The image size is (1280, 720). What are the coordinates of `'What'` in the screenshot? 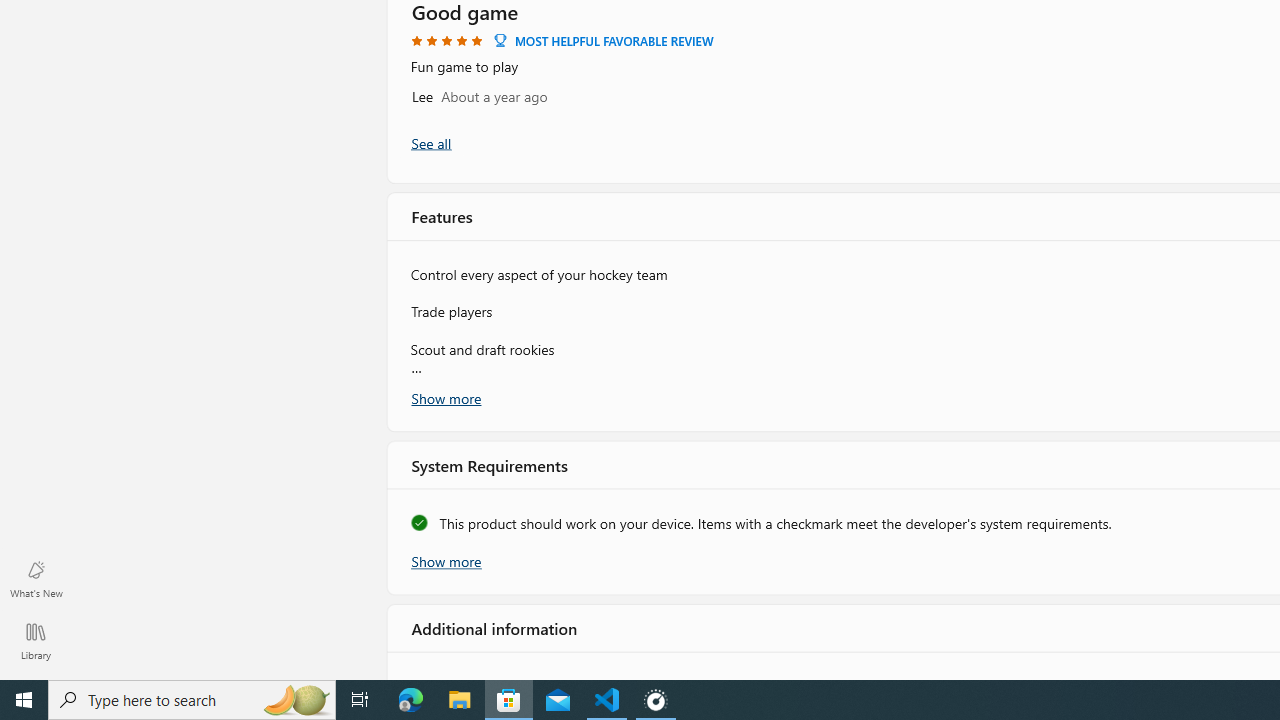 It's located at (35, 578).